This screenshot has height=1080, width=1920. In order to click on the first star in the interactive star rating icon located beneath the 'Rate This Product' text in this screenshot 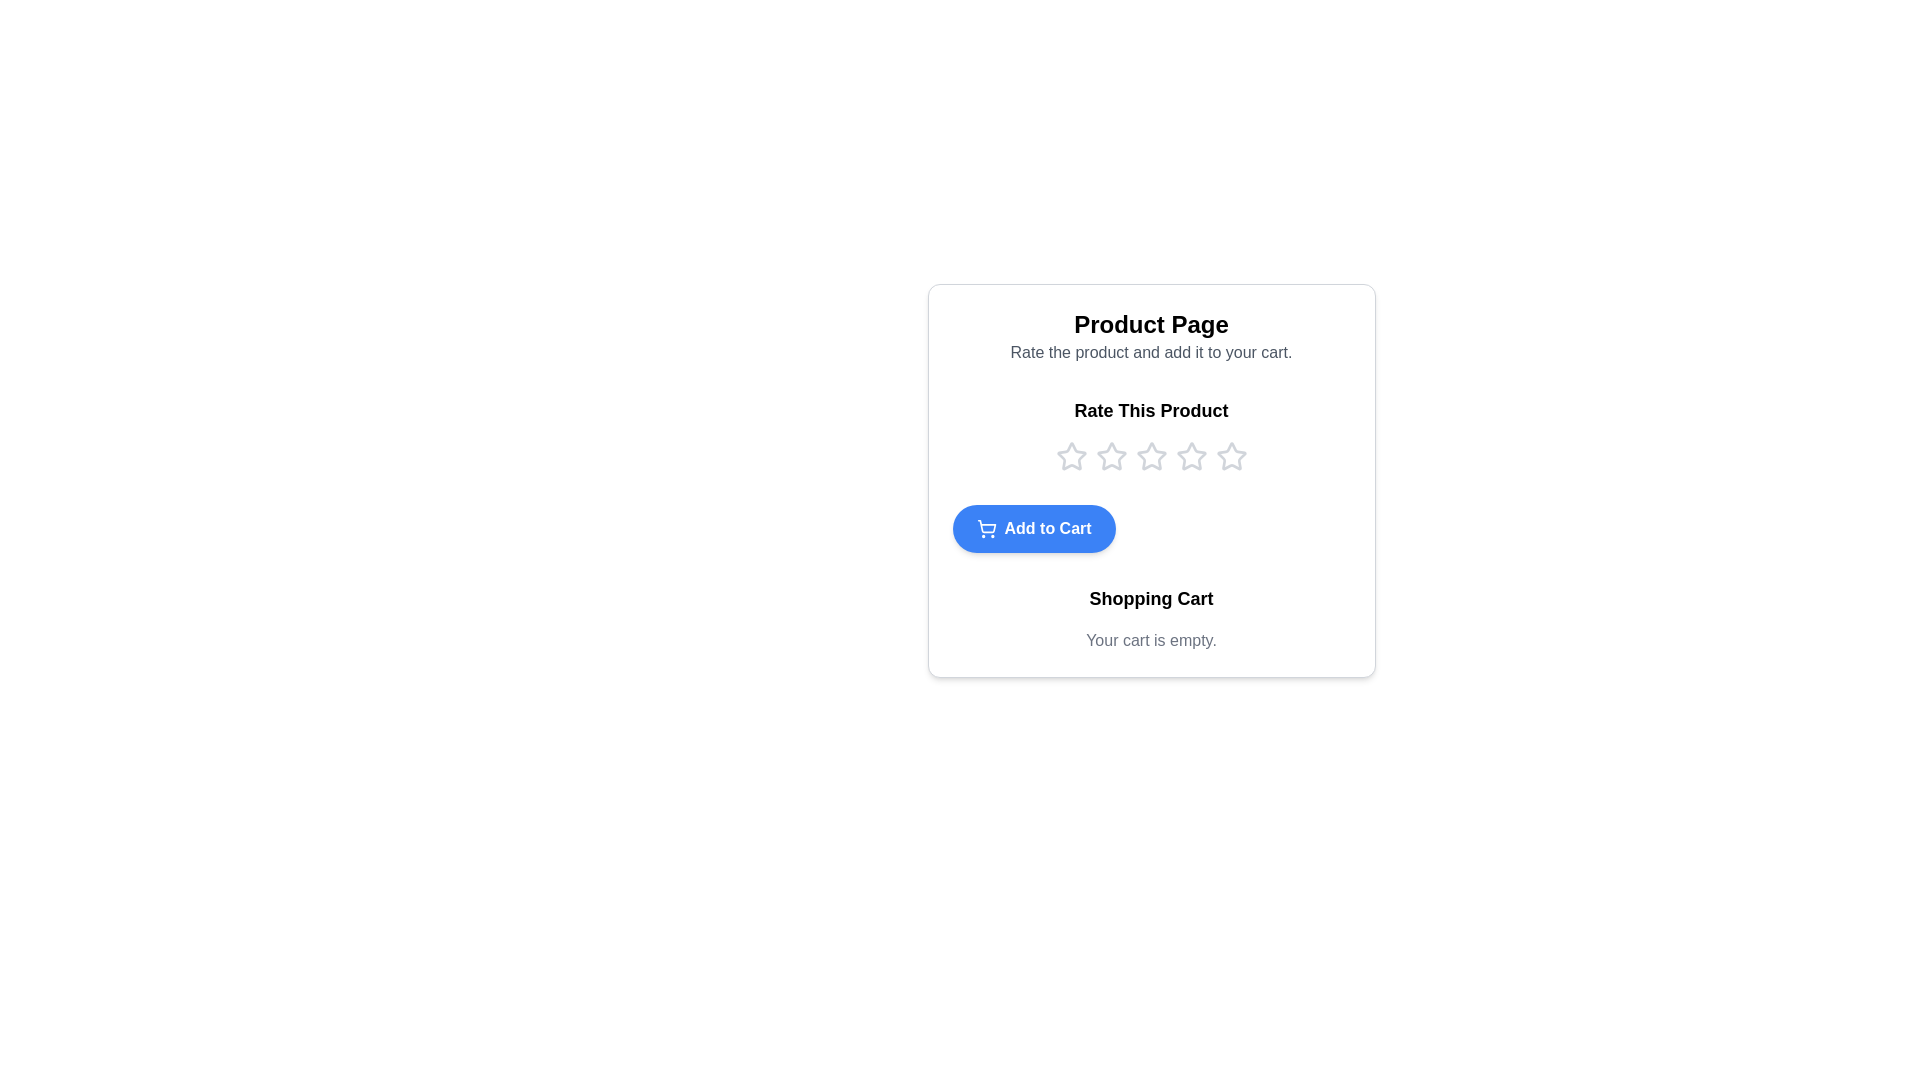, I will do `click(1069, 455)`.